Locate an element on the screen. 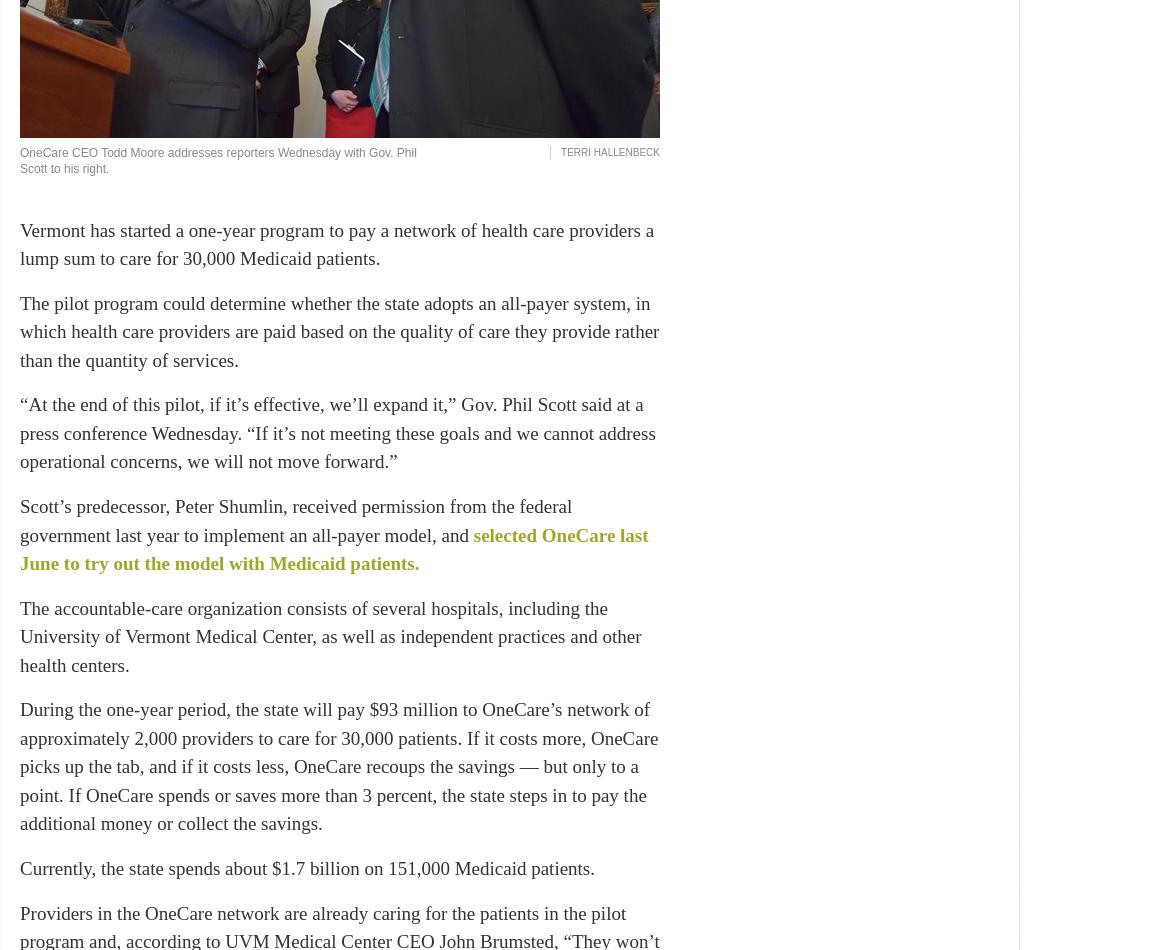 The image size is (1171, 950). 'During the one-year period, the state will pay $93 million to OneCare’s network of approximately 2,000 providers to care for 30,000 patients. If it costs more, OneCare picks up the tab, and if it costs less, OneCare recoups the savings — but only to a point. If OneCare spends or saves more than 3 percent, the state steps in to pay the additional money or collect the savings.' is located at coordinates (339, 765).